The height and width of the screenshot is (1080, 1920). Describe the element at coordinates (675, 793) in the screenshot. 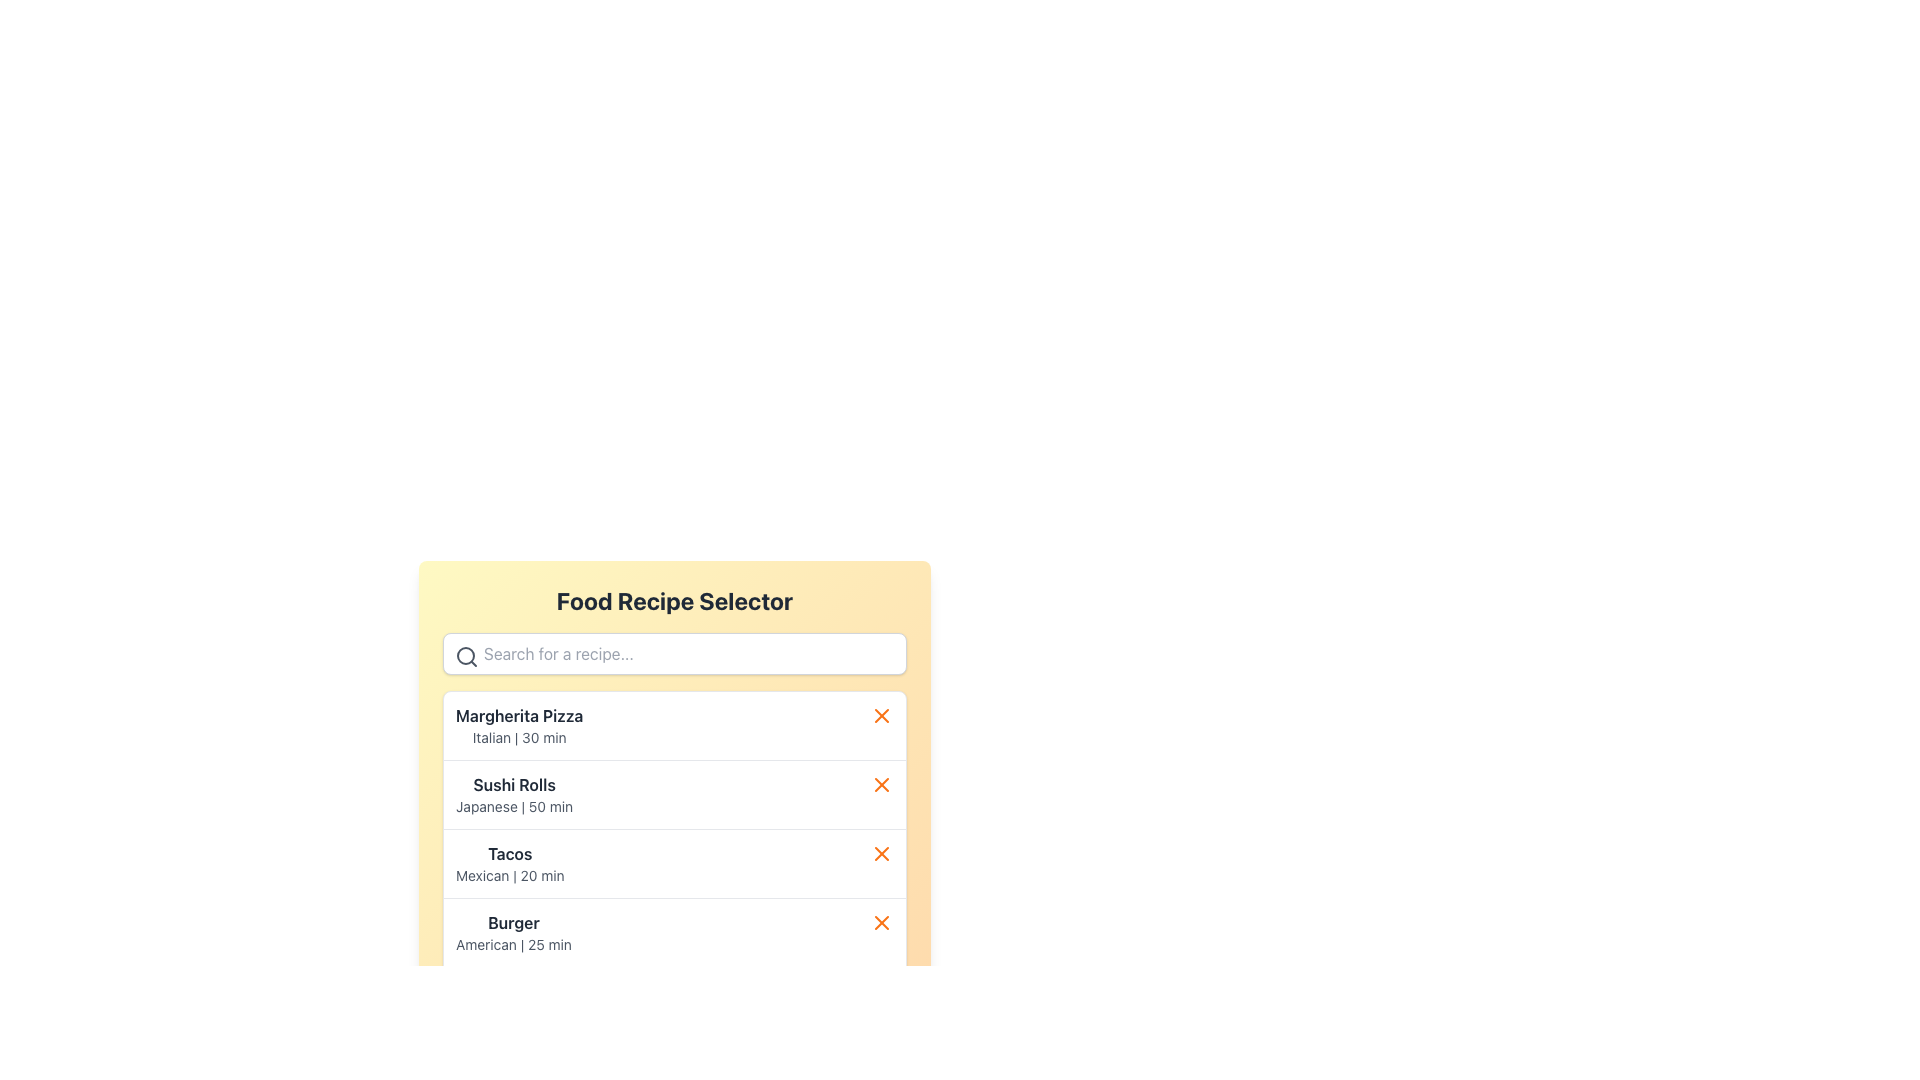

I see `the second food recipe item in the list, which is located directly below 'Margherita Pizza' and above 'Tacos'` at that location.